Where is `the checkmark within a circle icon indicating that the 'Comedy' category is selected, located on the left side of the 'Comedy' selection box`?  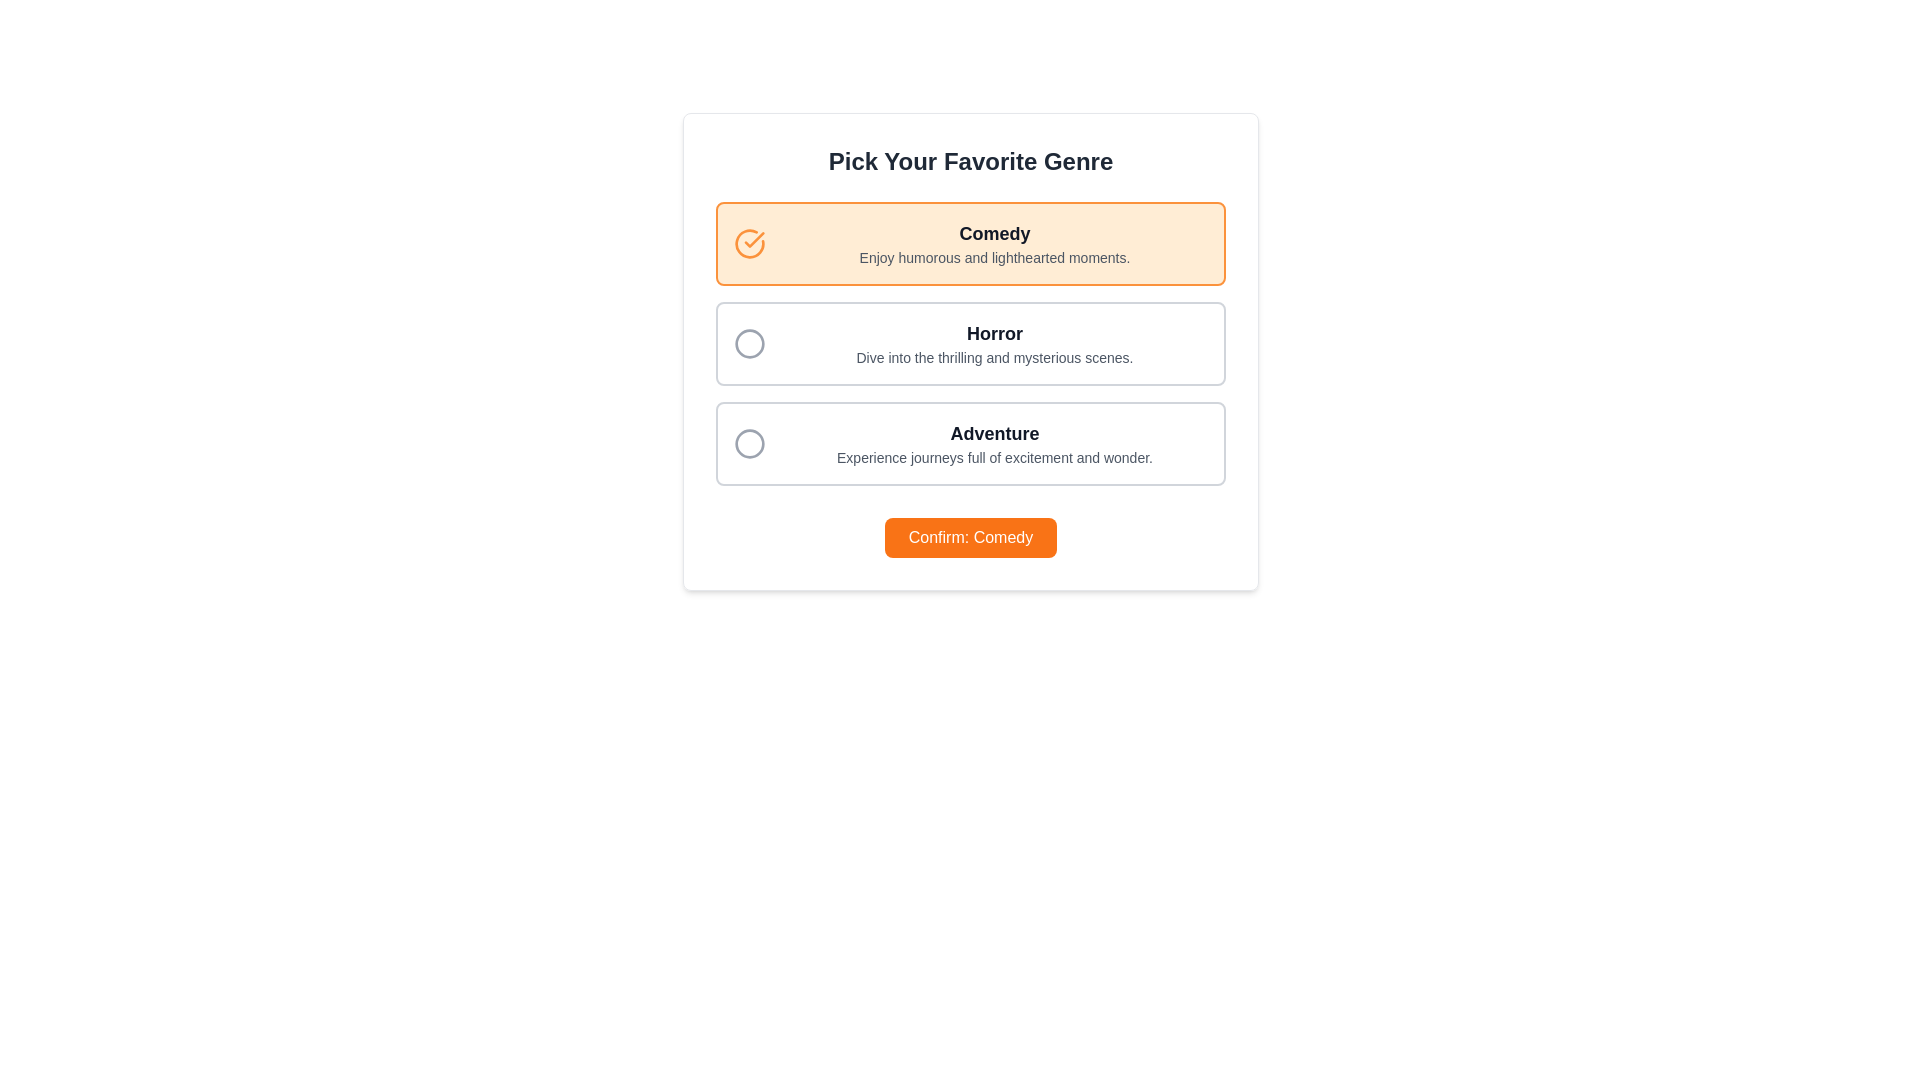
the checkmark within a circle icon indicating that the 'Comedy' category is selected, located on the left side of the 'Comedy' selection box is located at coordinates (757, 242).